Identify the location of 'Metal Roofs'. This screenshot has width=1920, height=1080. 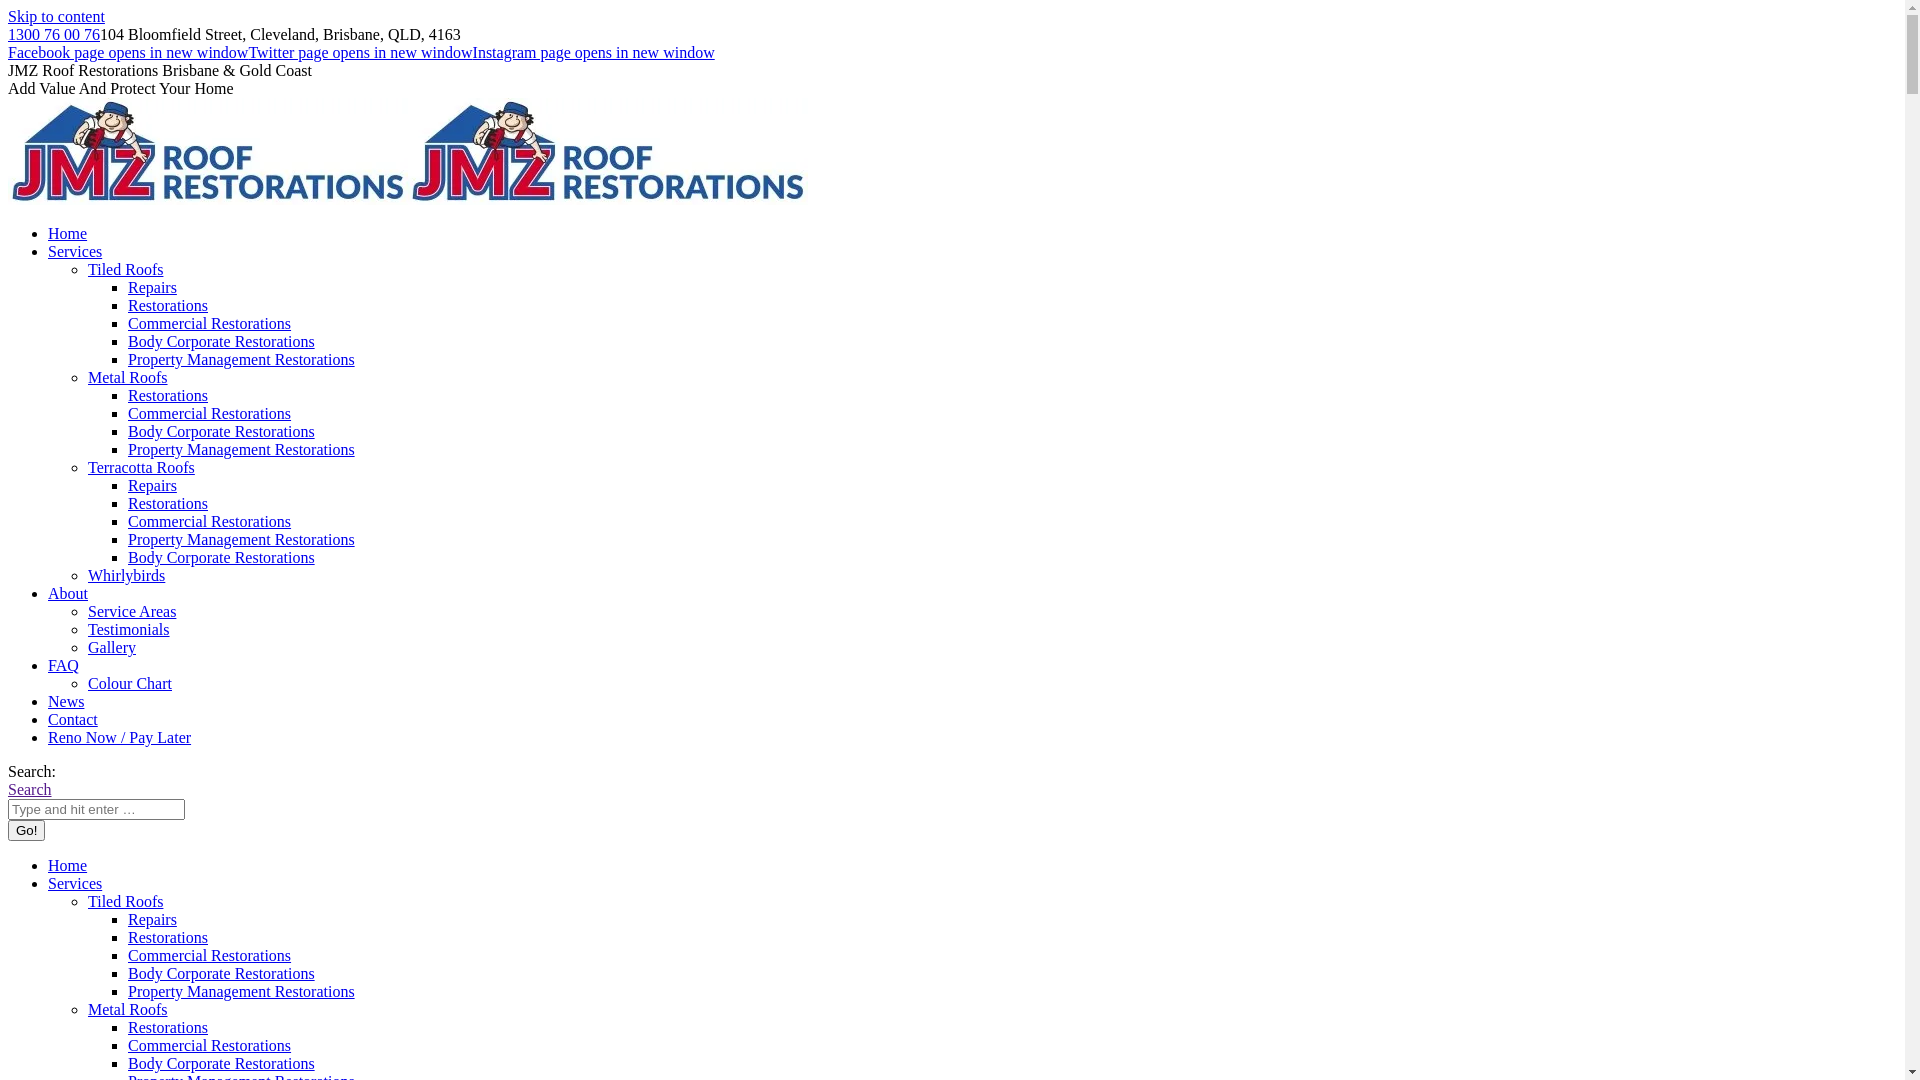
(127, 377).